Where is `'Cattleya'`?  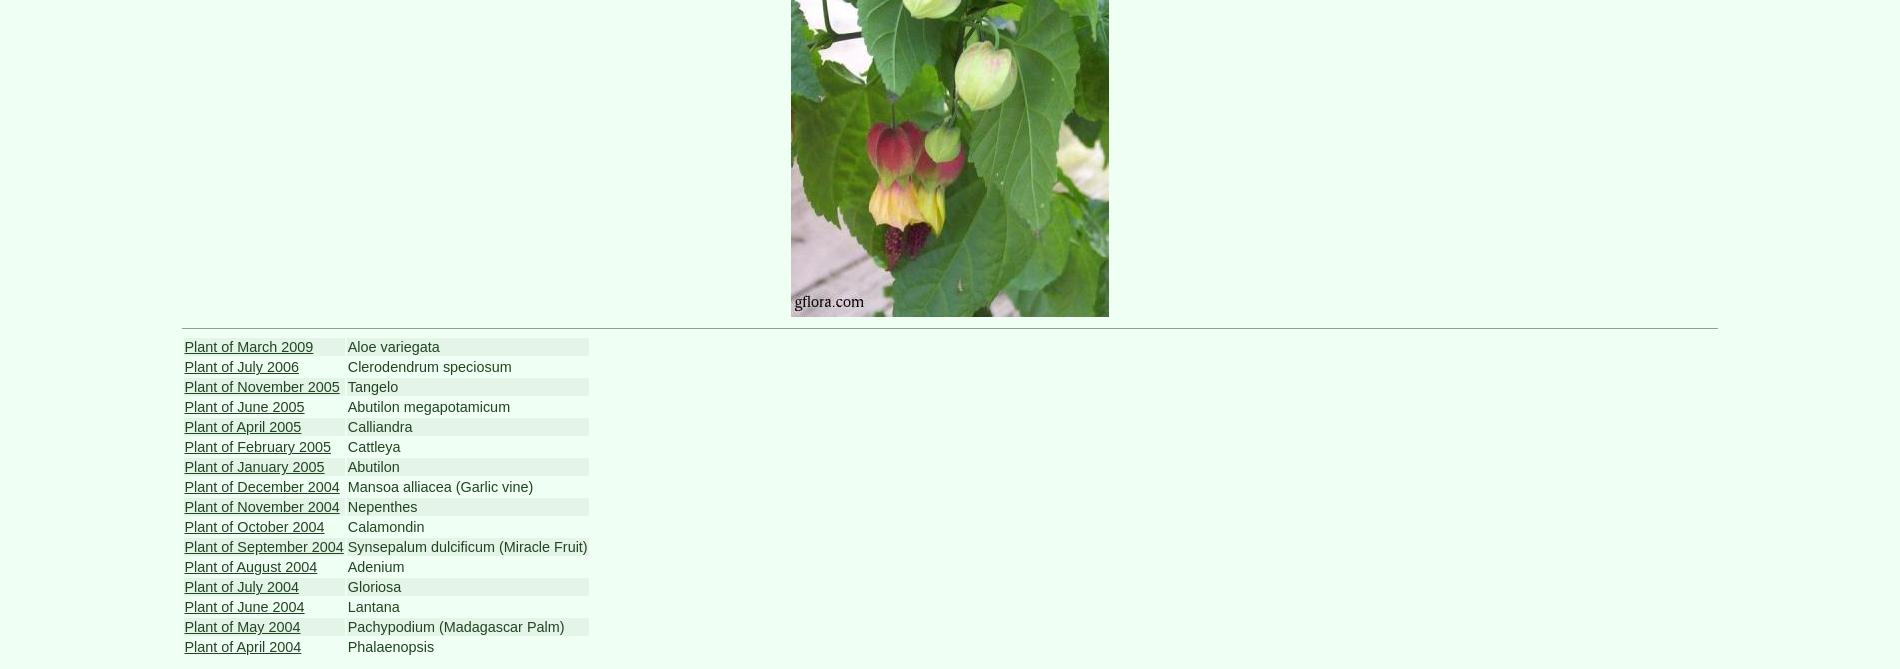 'Cattleya' is located at coordinates (372, 447).